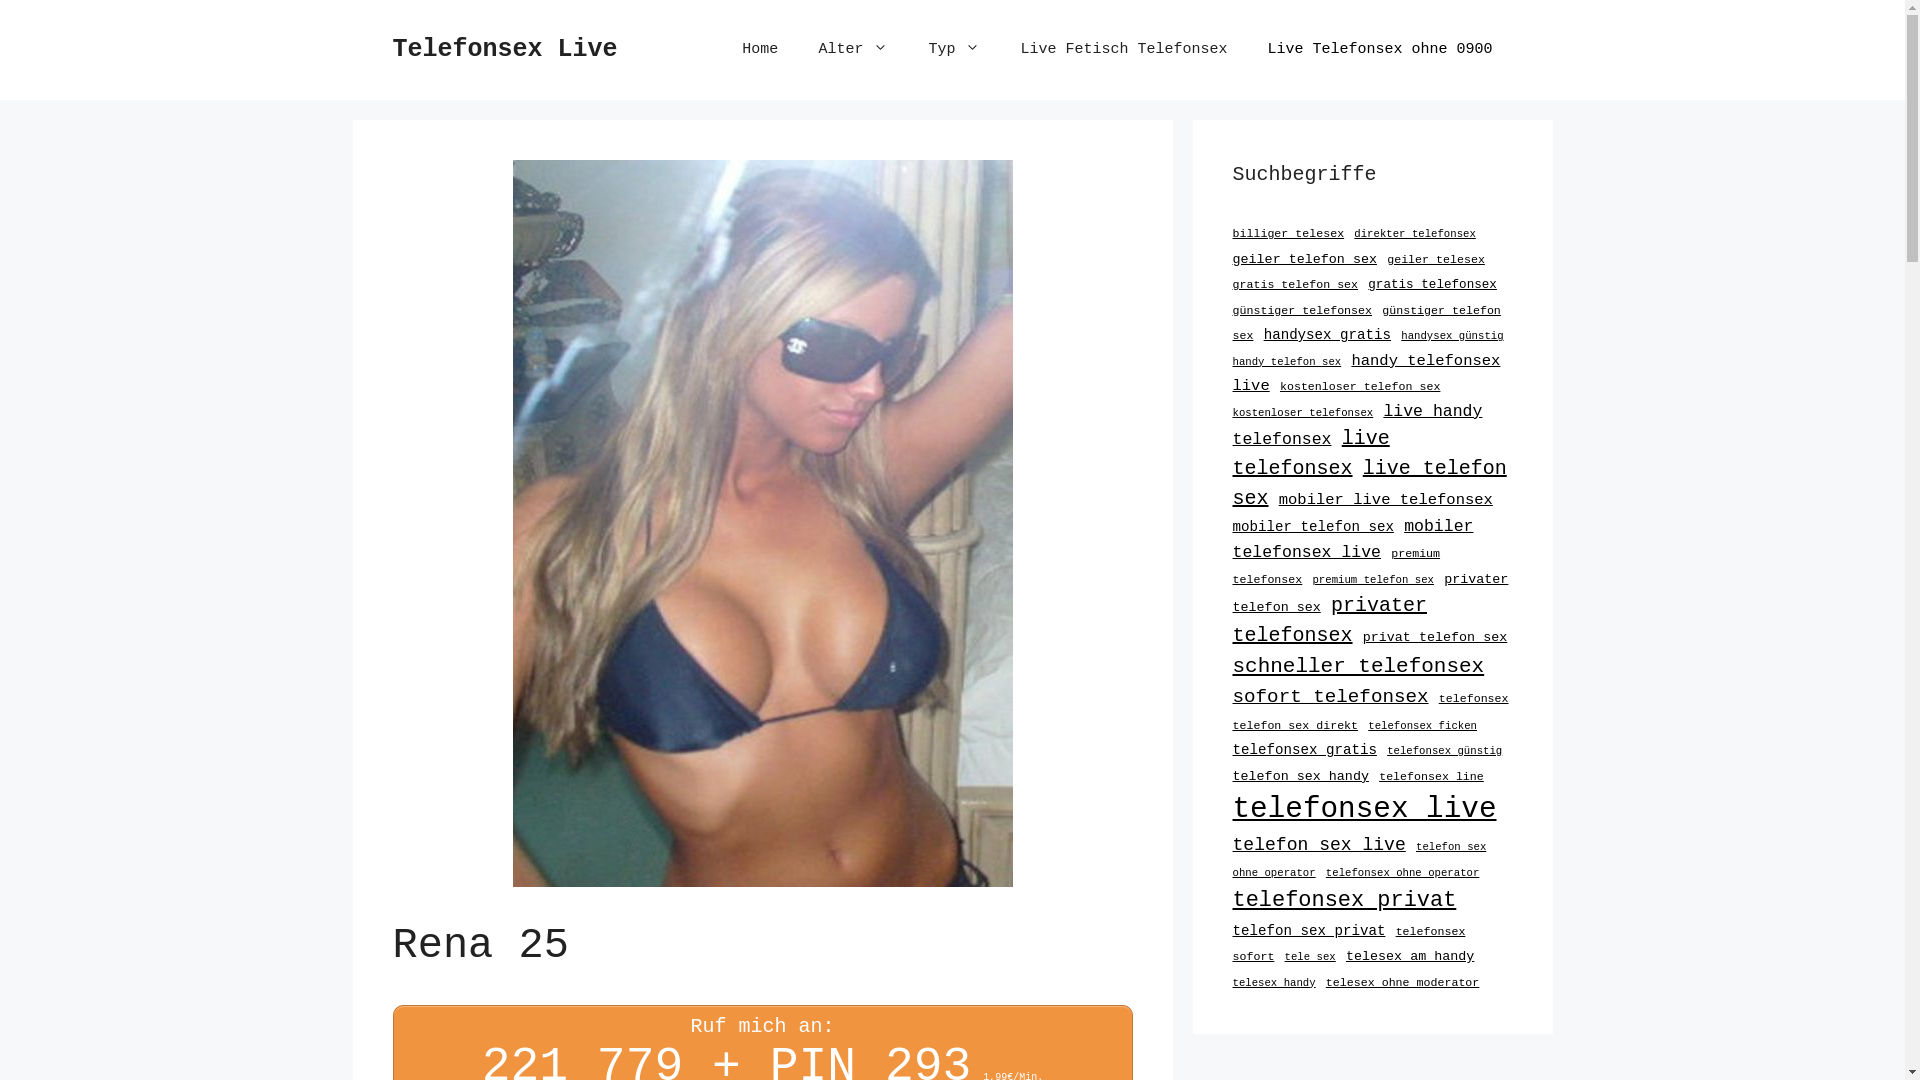 This screenshot has height=1080, width=1920. What do you see at coordinates (953, 49) in the screenshot?
I see `'Typ'` at bounding box center [953, 49].